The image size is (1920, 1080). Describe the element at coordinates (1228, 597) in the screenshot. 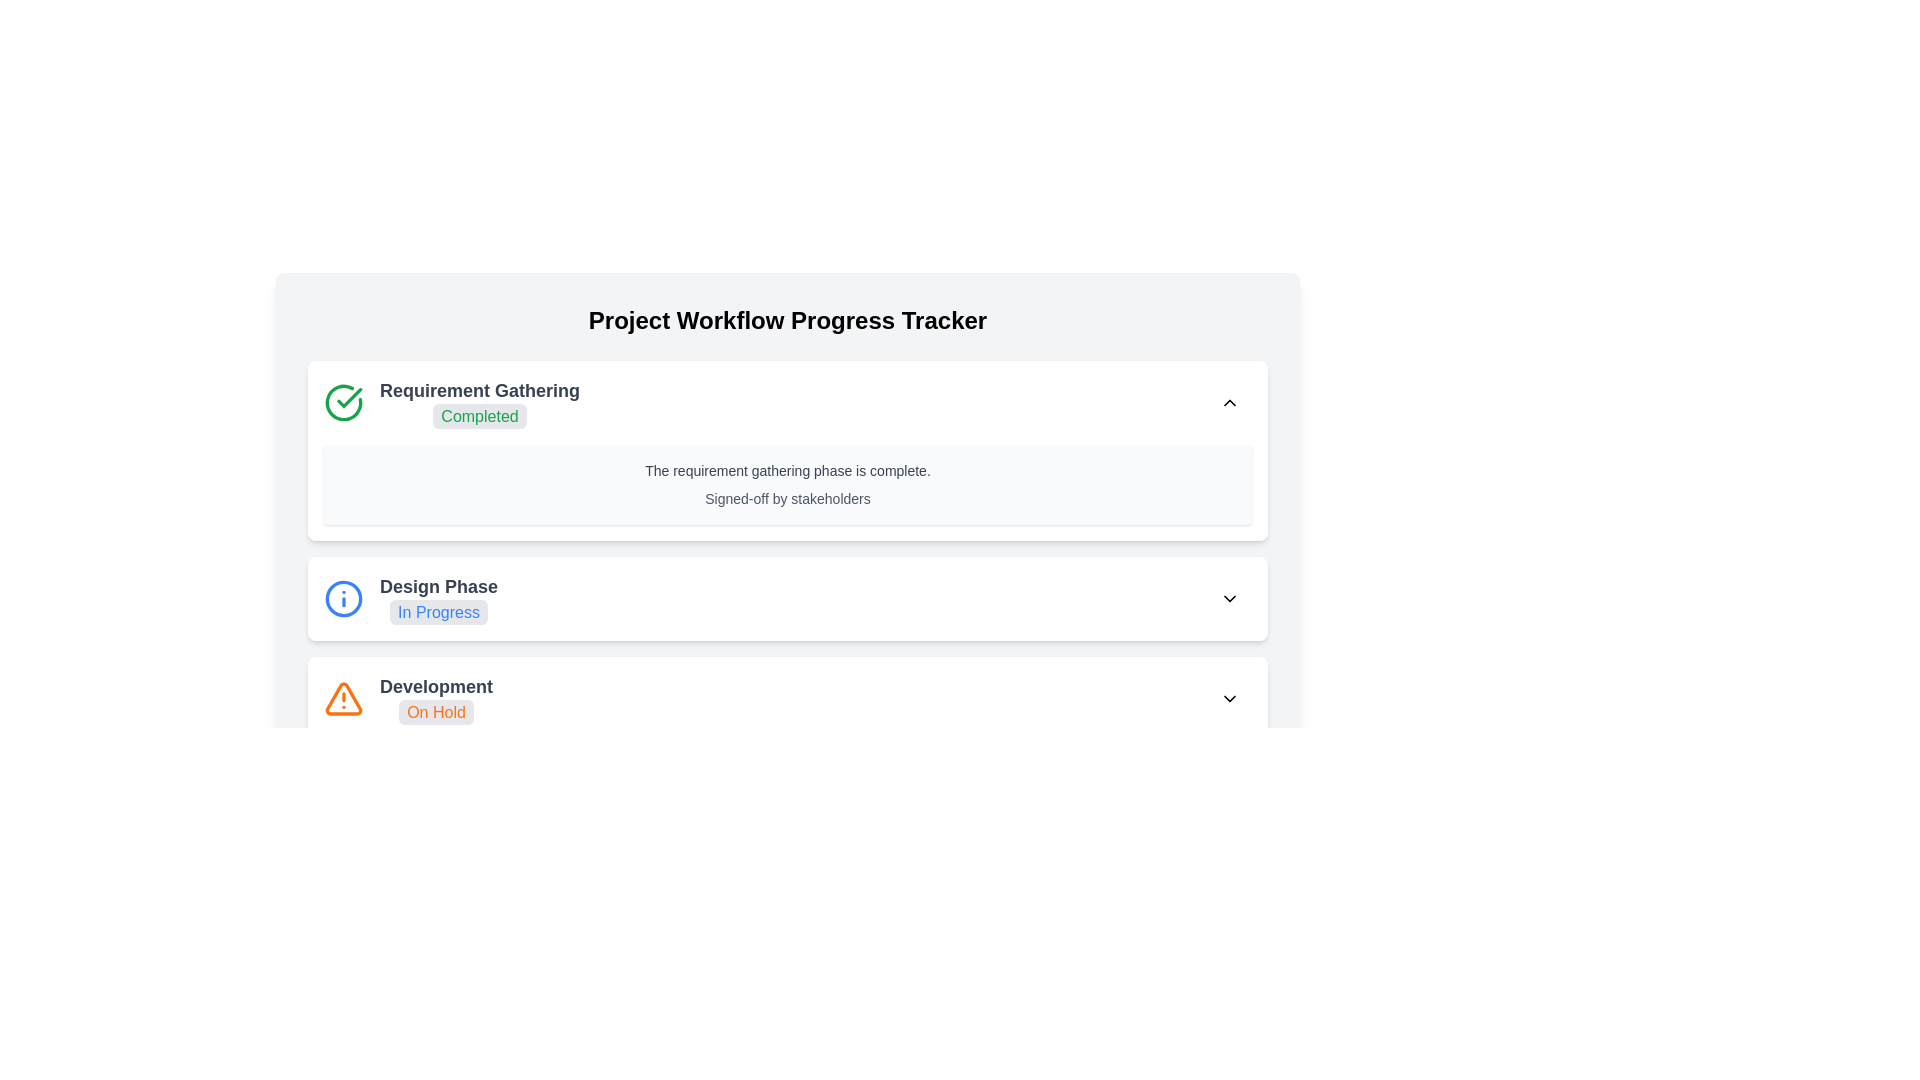

I see `the button located at the far right of the 'Design Phase' section in the Project Workflow Progress Tracker interface` at that location.